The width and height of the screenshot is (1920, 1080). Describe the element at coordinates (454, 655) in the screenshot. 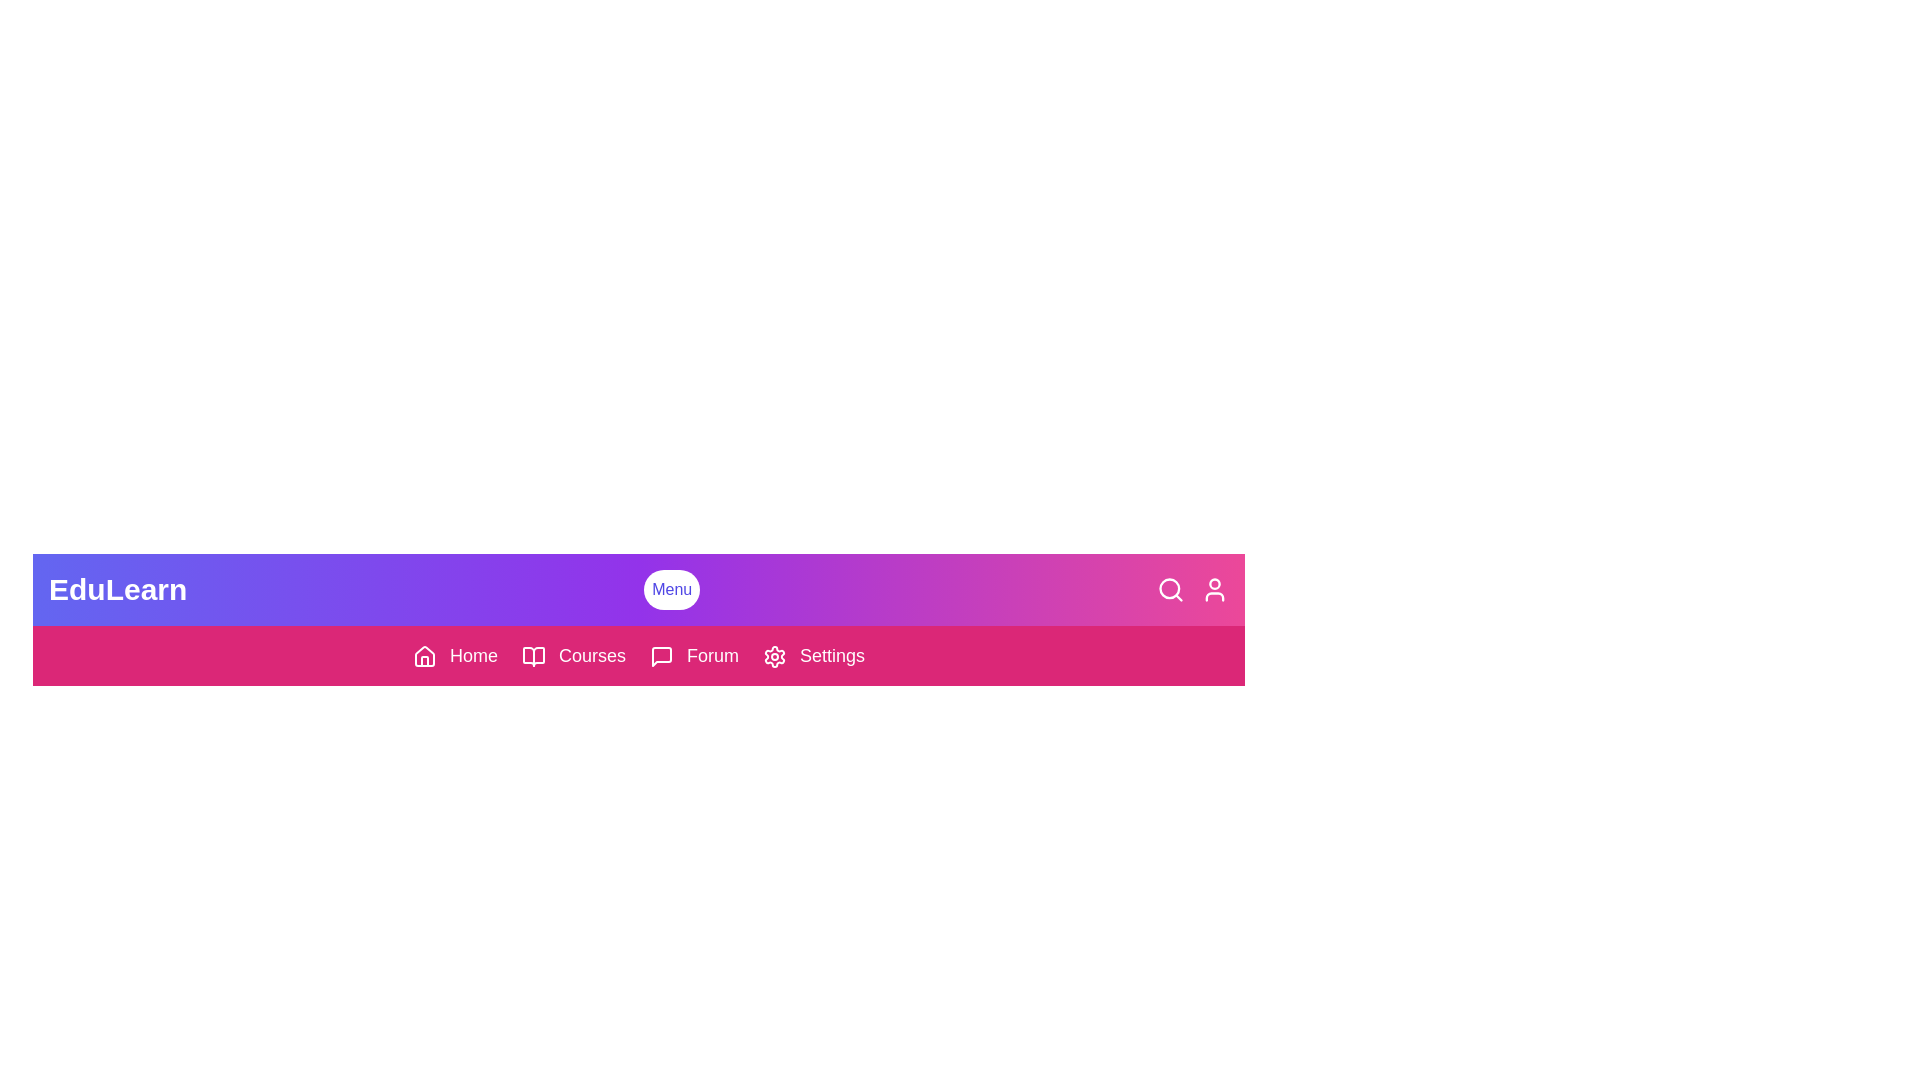

I see `the 'Home' navigation link` at that location.